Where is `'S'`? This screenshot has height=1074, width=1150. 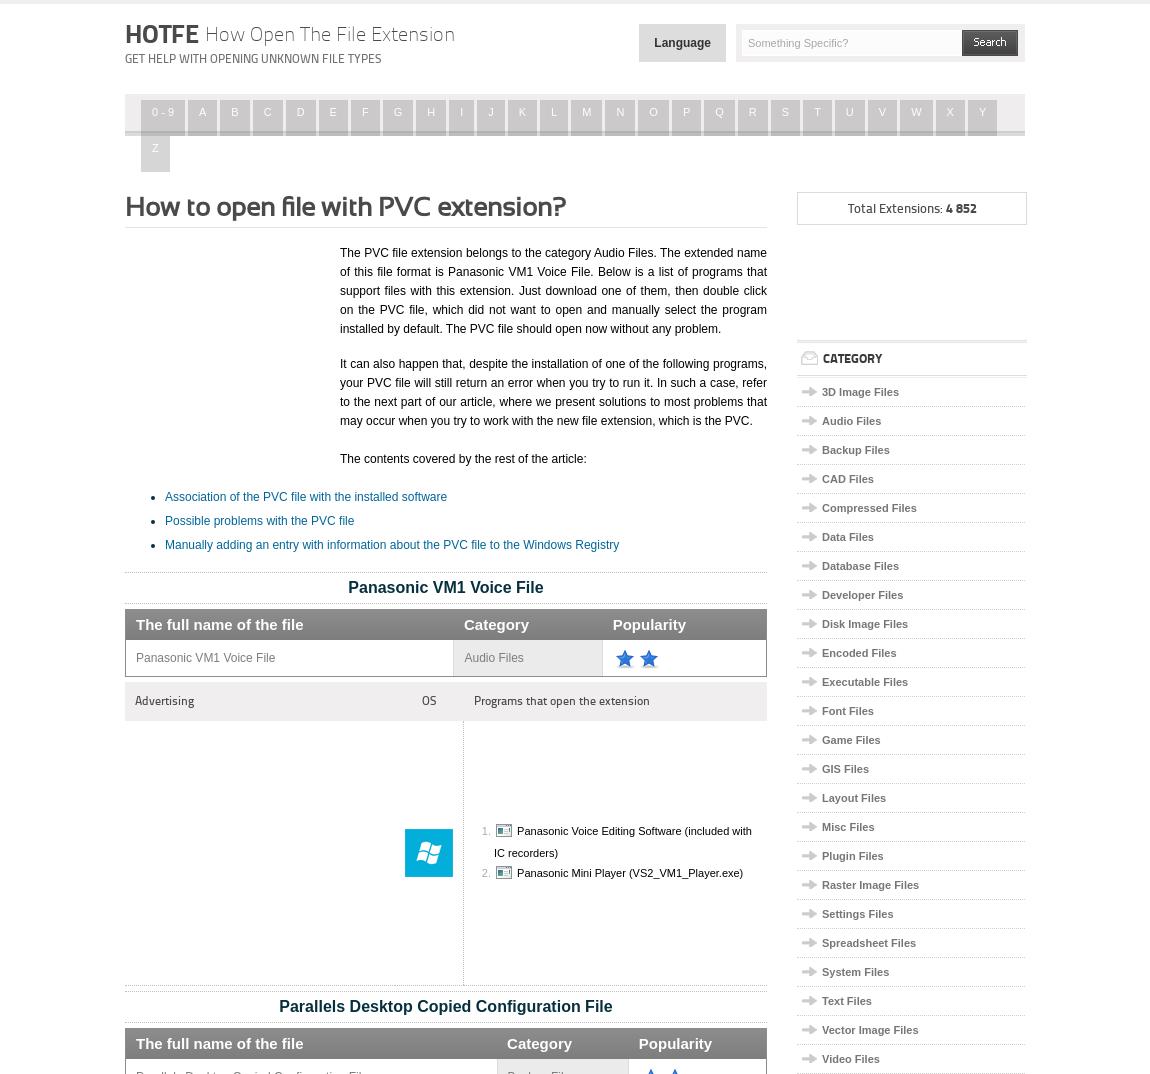 'S' is located at coordinates (779, 111).